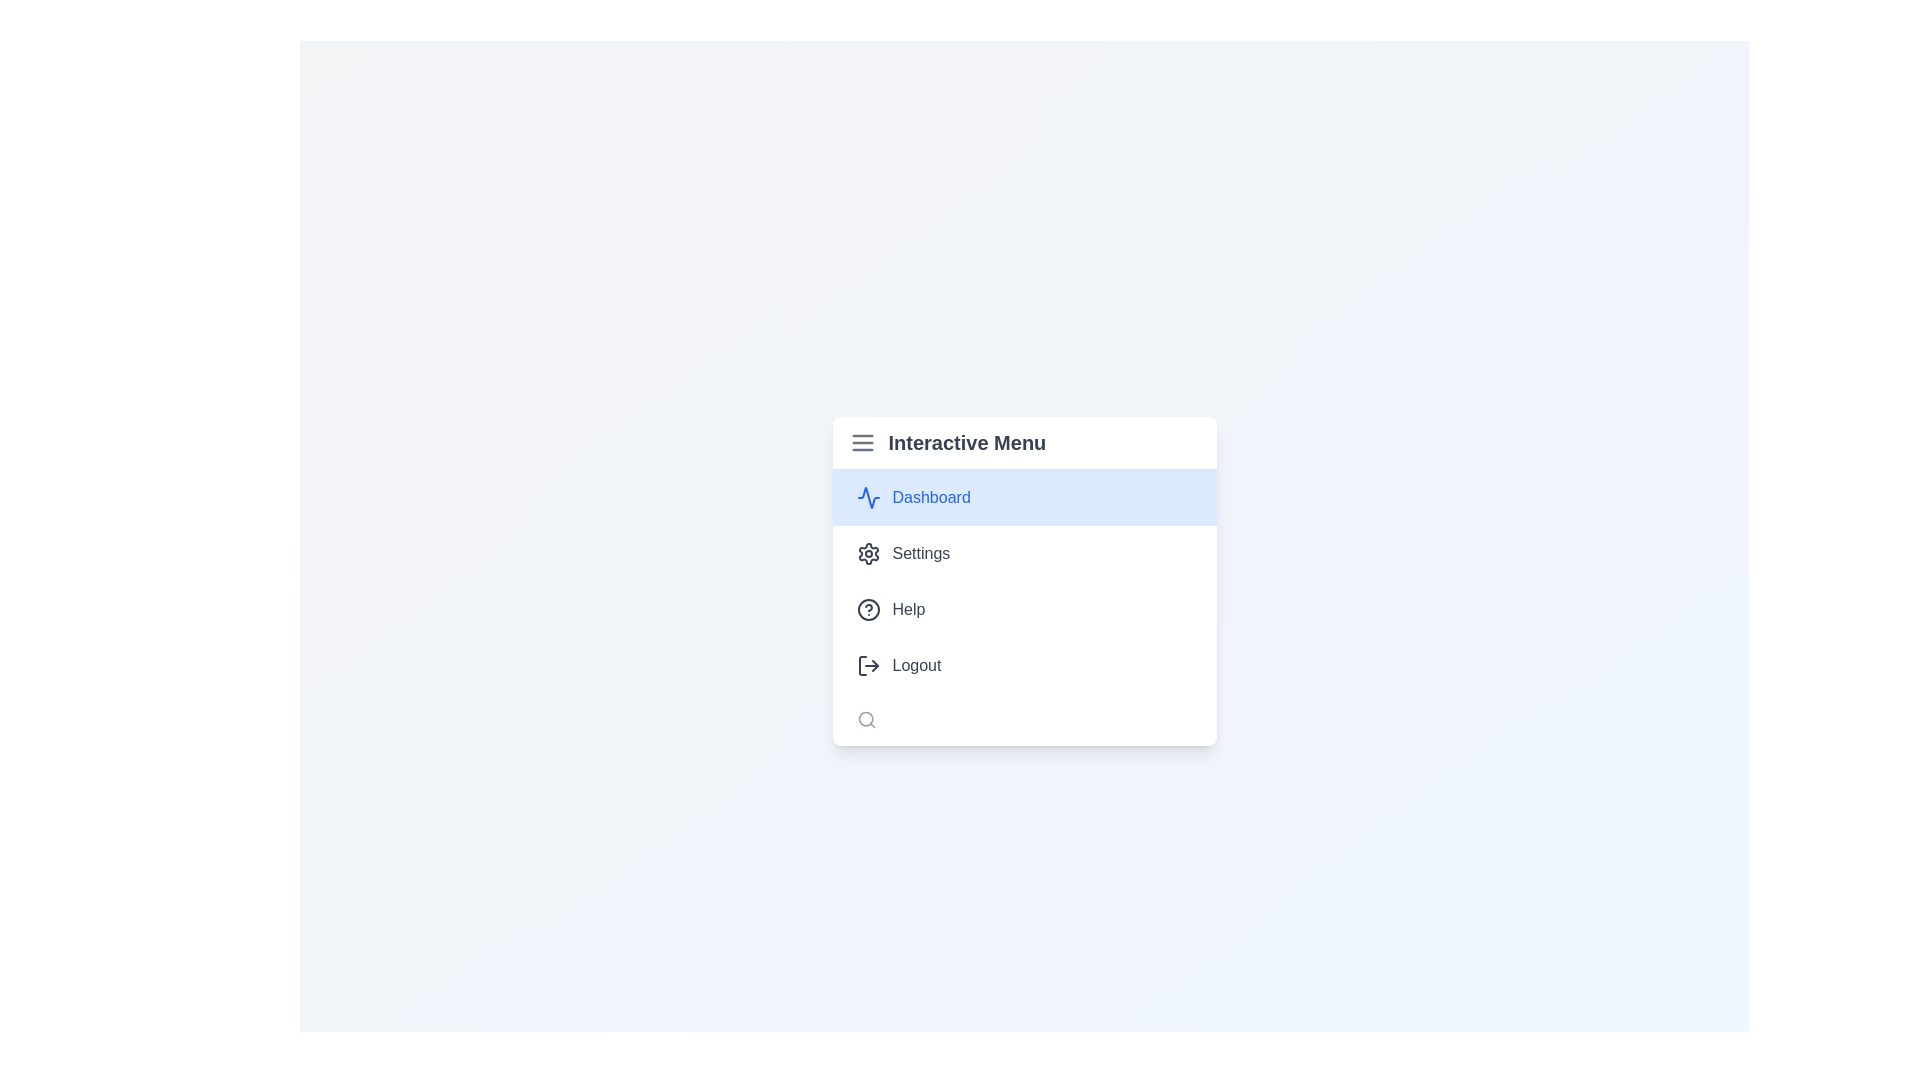 The height and width of the screenshot is (1080, 1920). I want to click on the header element at the top of the menu section, which is the first item above 'Dashboard' and 'Settings', so click(1024, 442).